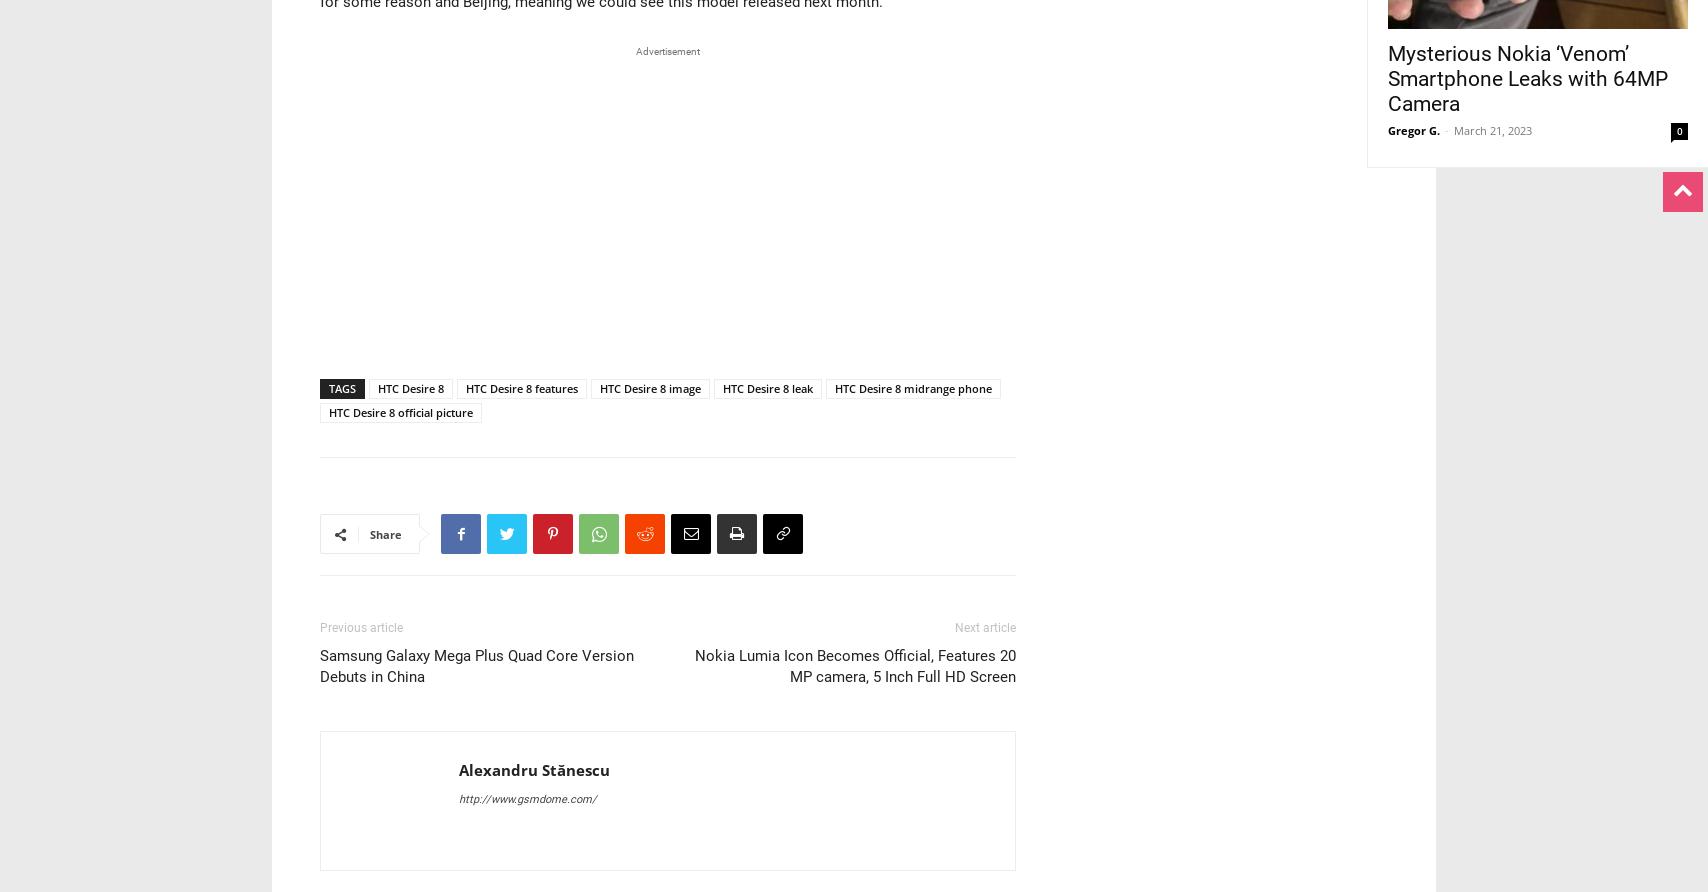  What do you see at coordinates (465, 387) in the screenshot?
I see `'HTC Desire 8 features'` at bounding box center [465, 387].